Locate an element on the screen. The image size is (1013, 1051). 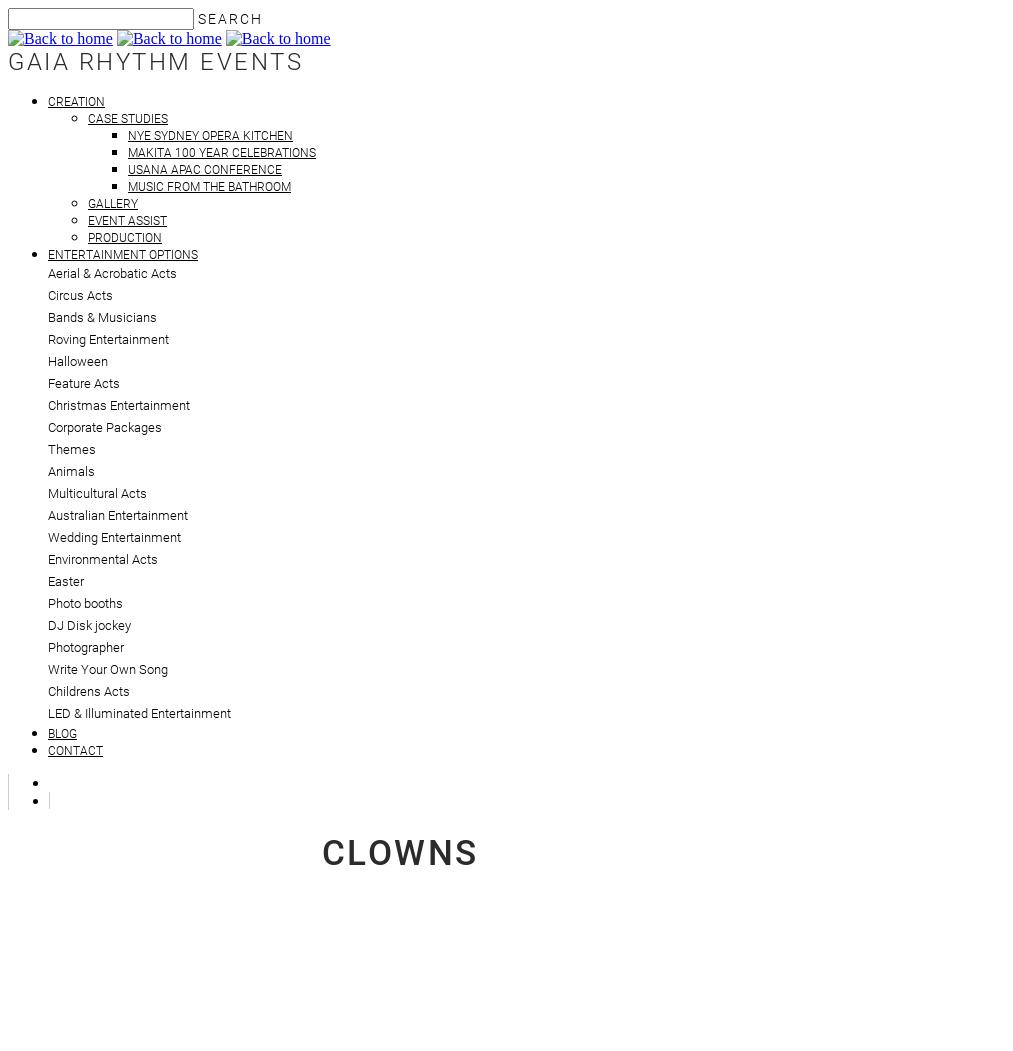
'Creation' is located at coordinates (75, 102).